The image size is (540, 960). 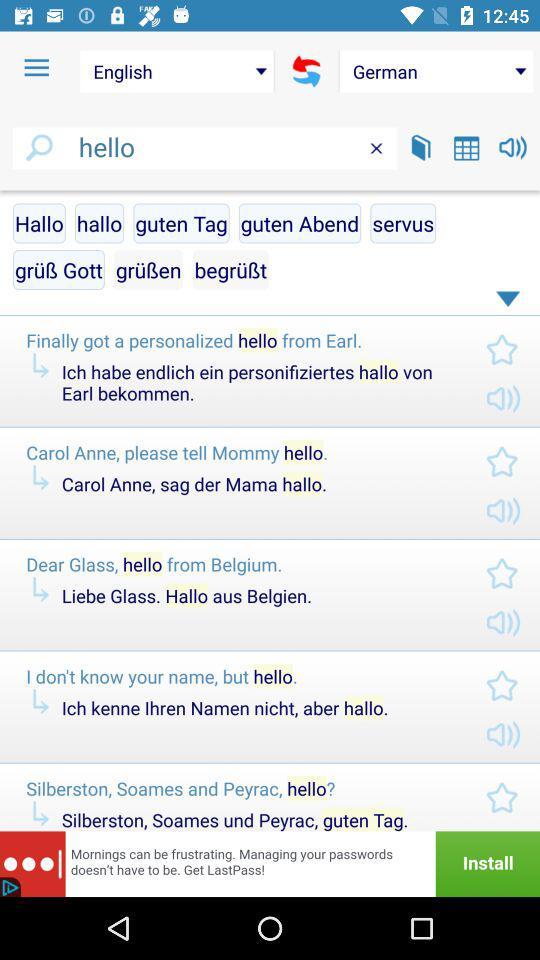 What do you see at coordinates (466, 147) in the screenshot?
I see `a calendar` at bounding box center [466, 147].